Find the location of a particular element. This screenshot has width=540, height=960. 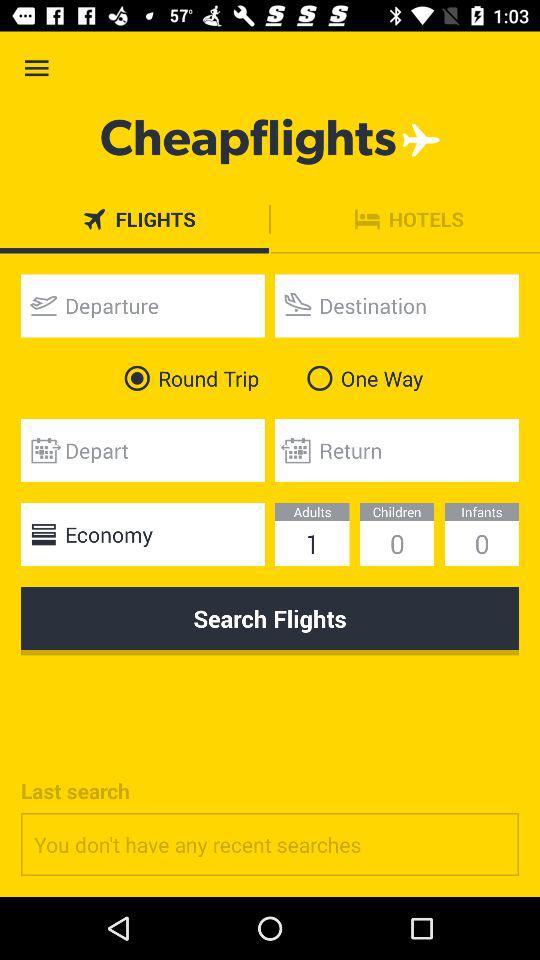

destination is located at coordinates (397, 305).